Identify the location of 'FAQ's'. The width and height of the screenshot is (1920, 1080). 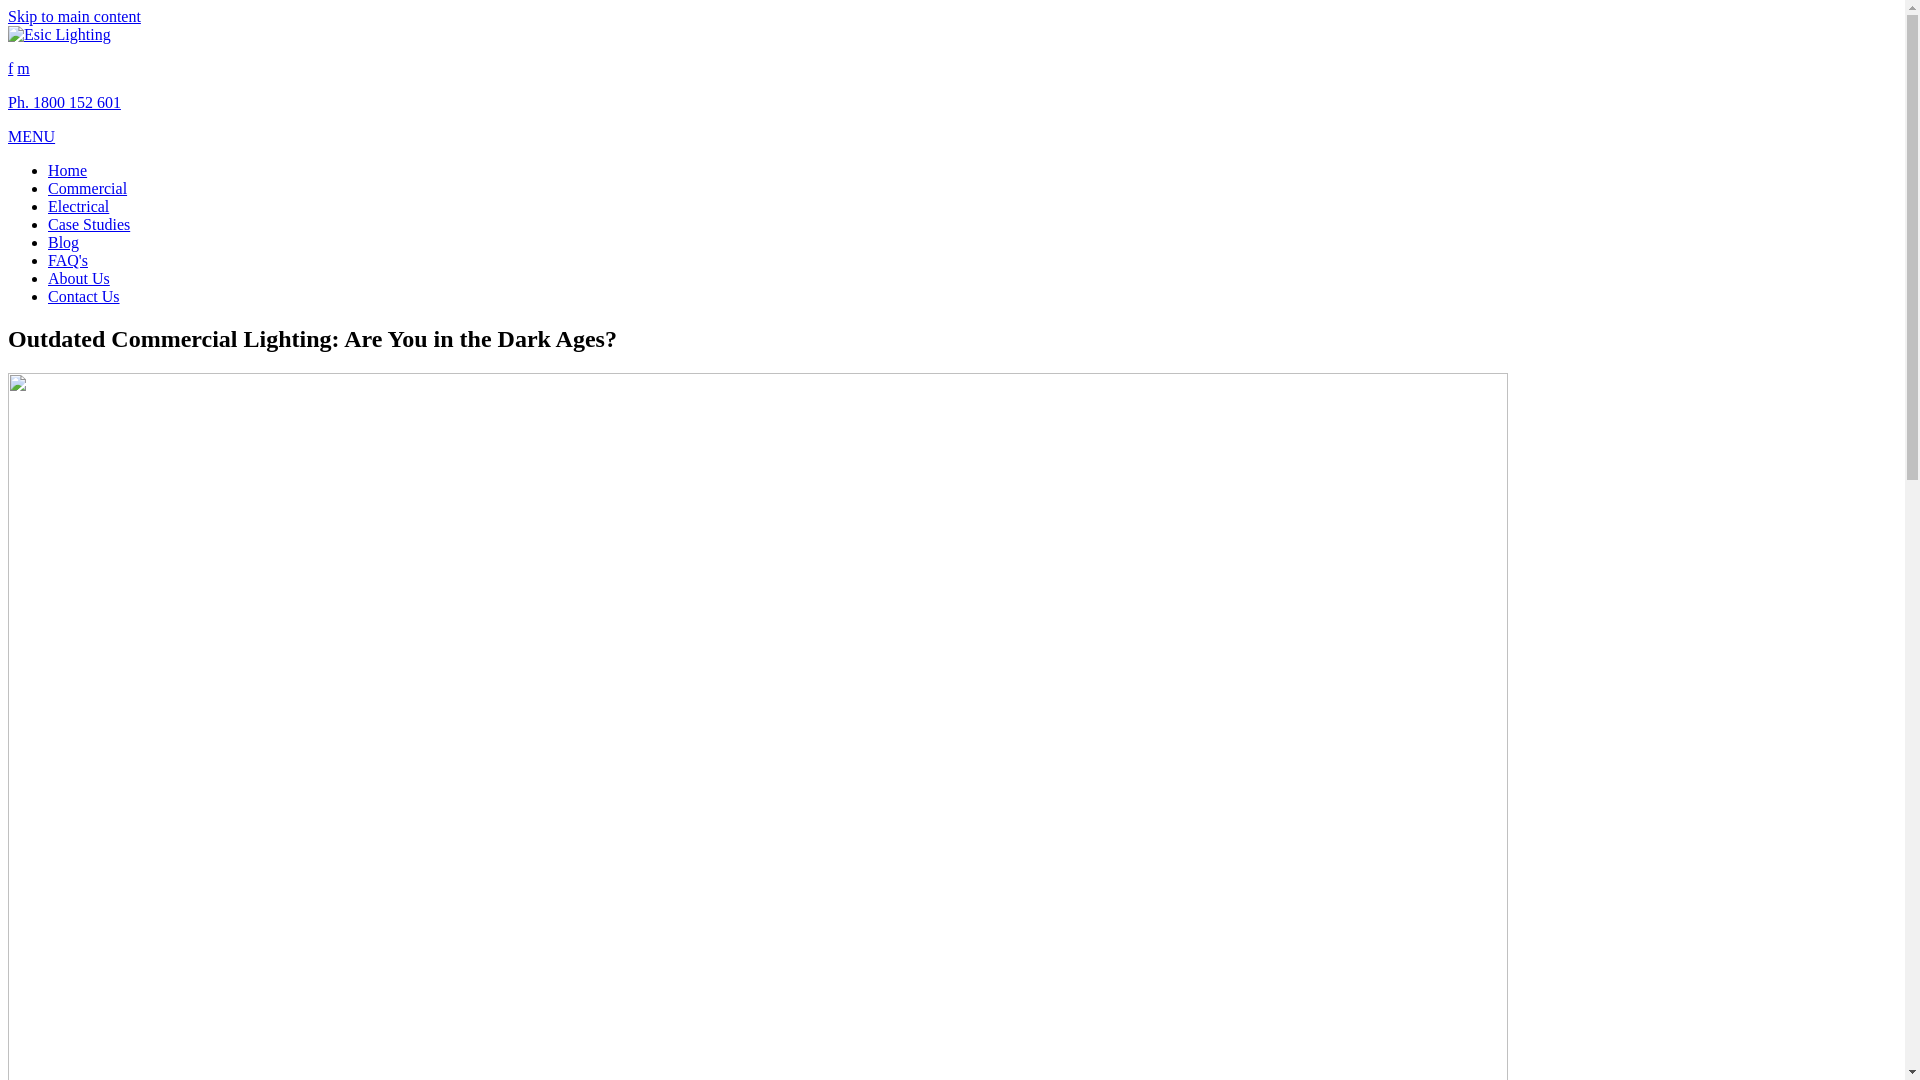
(67, 259).